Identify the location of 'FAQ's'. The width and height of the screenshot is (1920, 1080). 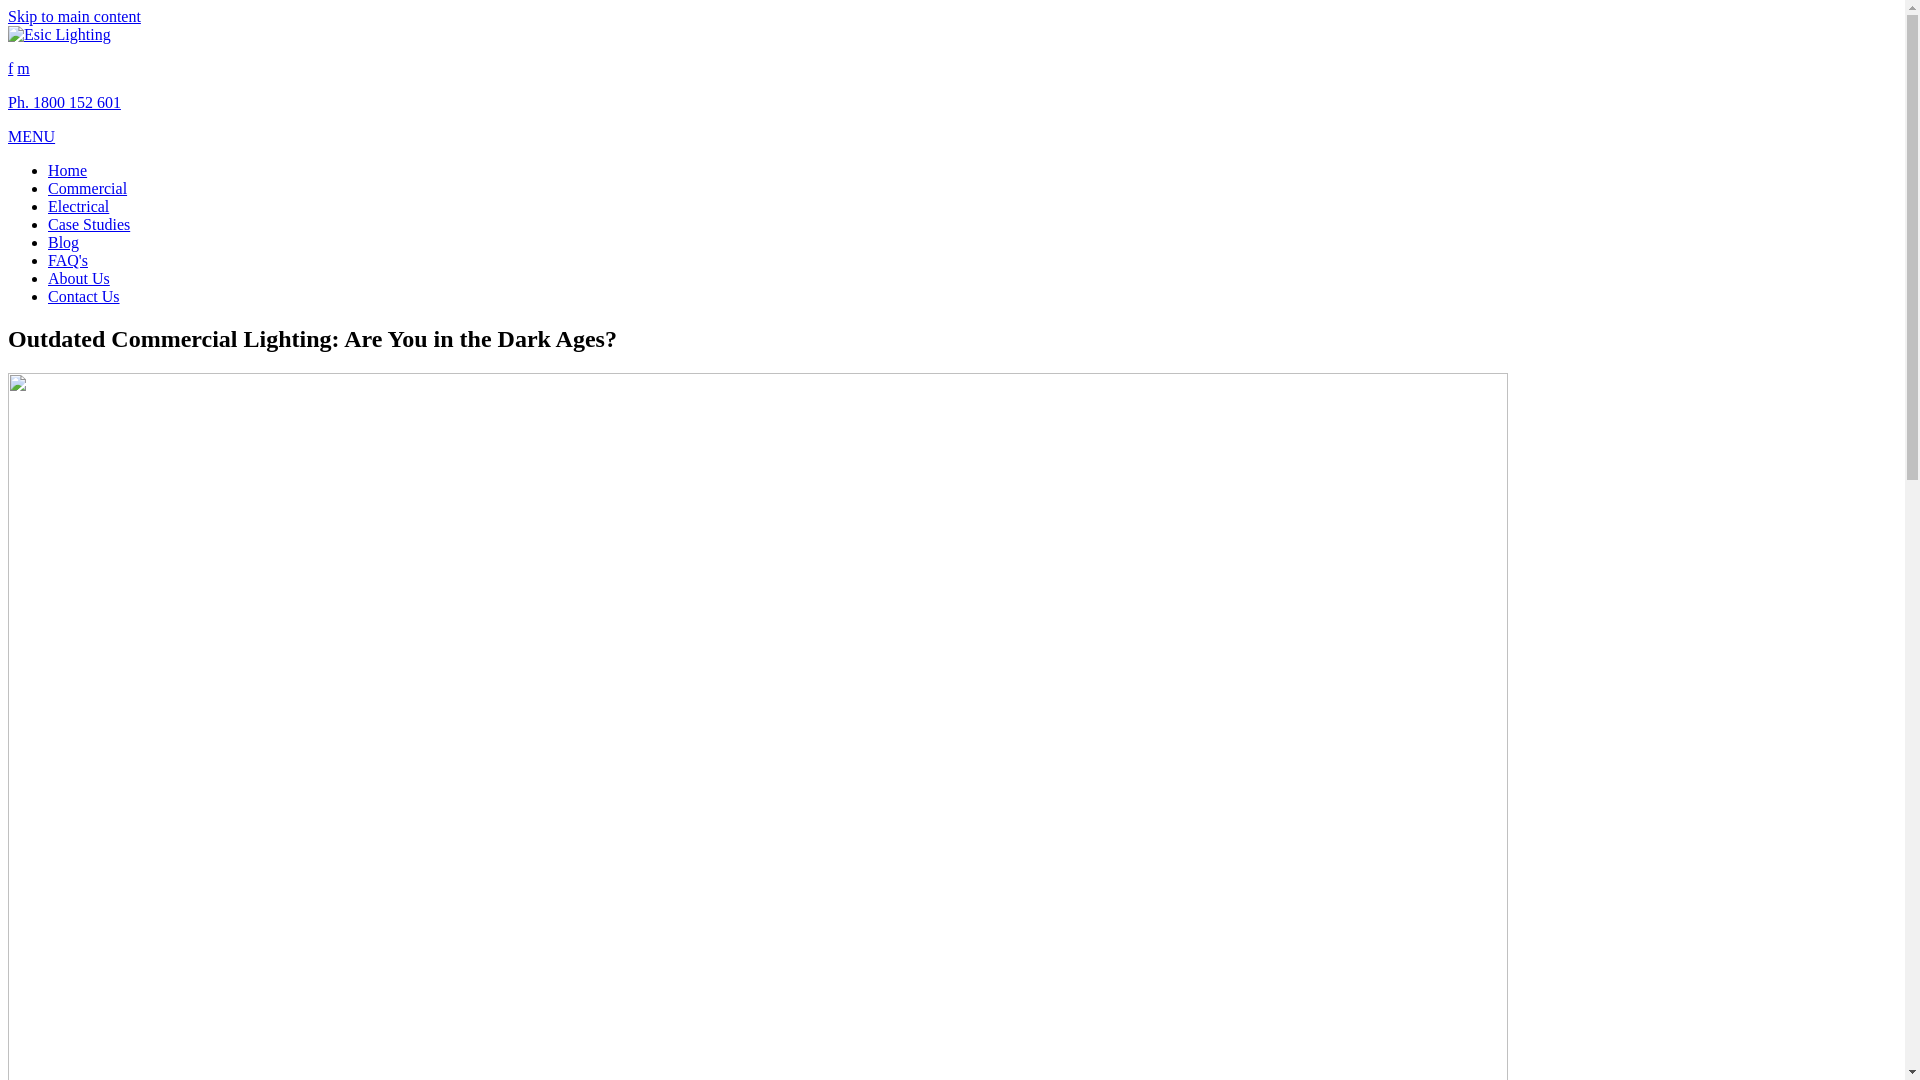
(67, 259).